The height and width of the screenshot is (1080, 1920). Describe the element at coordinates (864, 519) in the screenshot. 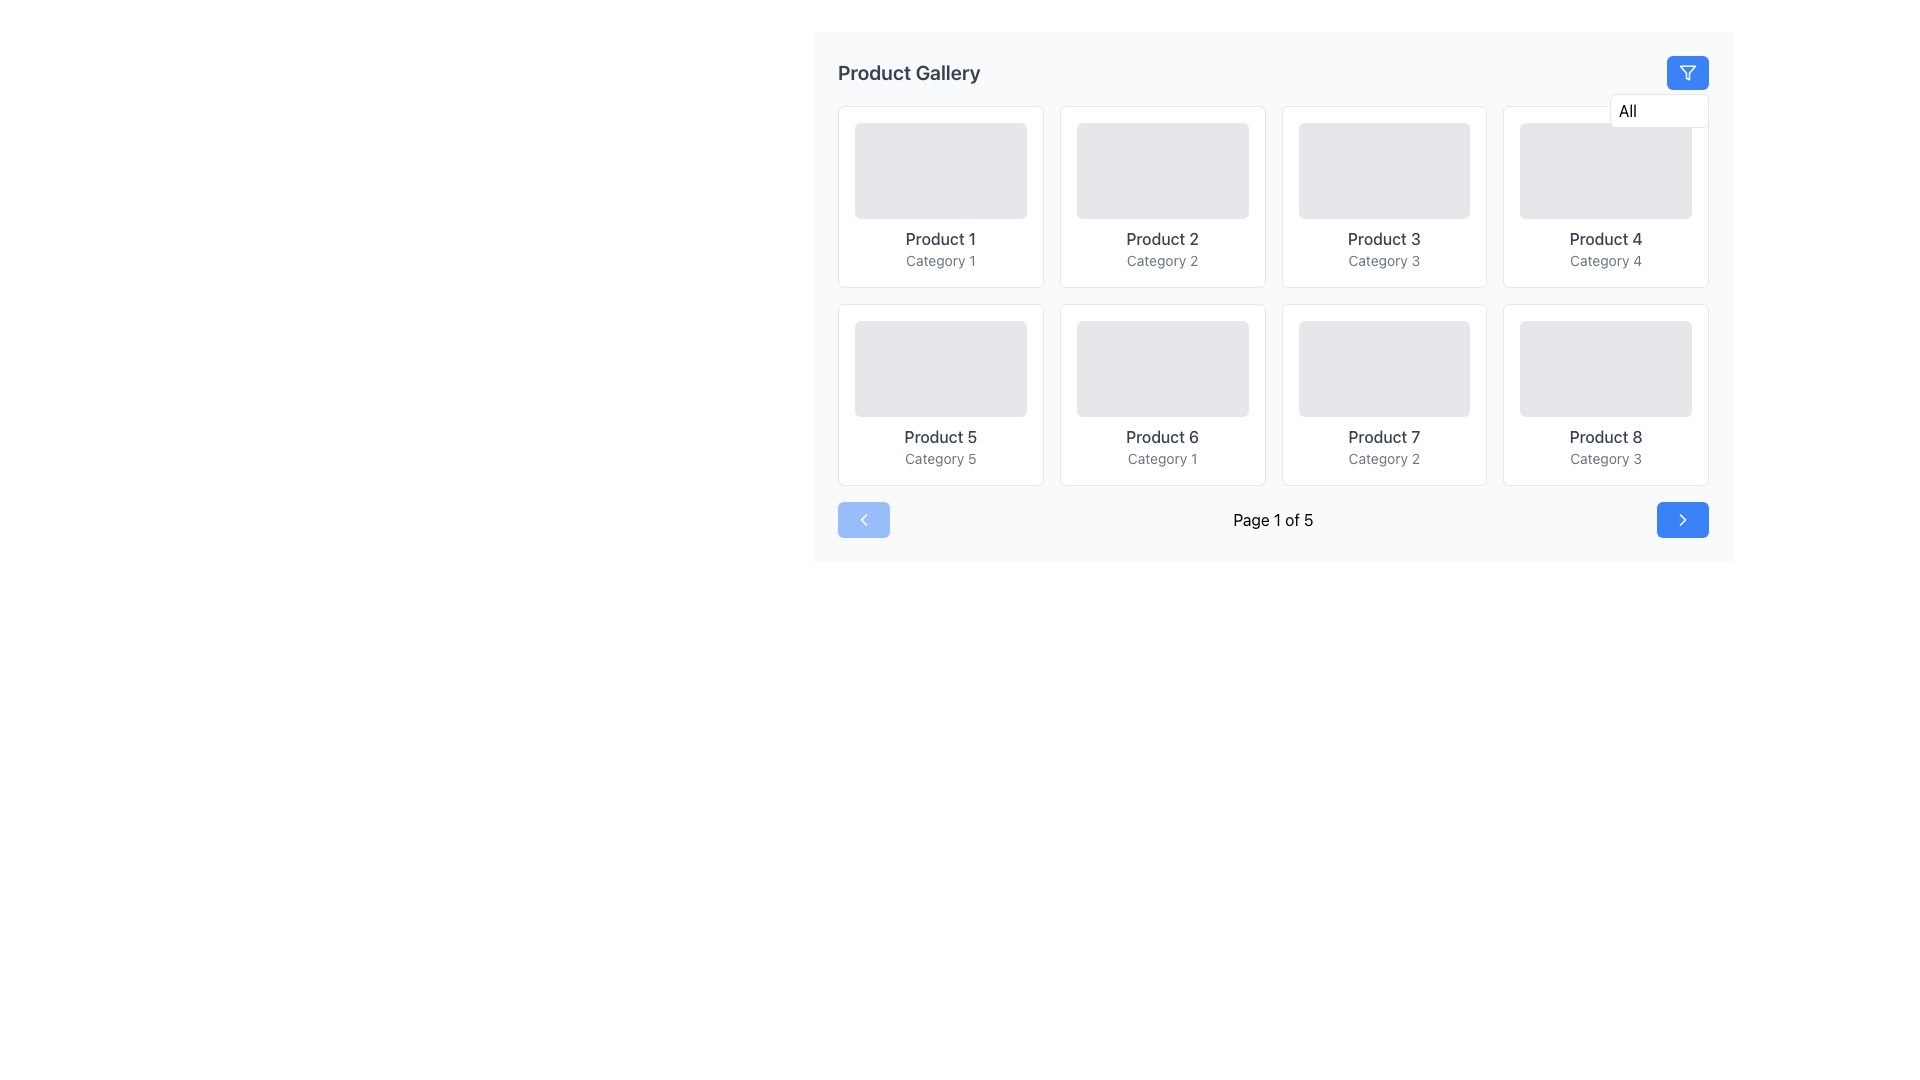

I see `the 'Previous Page' button located at the far left of the pagination bar` at that location.